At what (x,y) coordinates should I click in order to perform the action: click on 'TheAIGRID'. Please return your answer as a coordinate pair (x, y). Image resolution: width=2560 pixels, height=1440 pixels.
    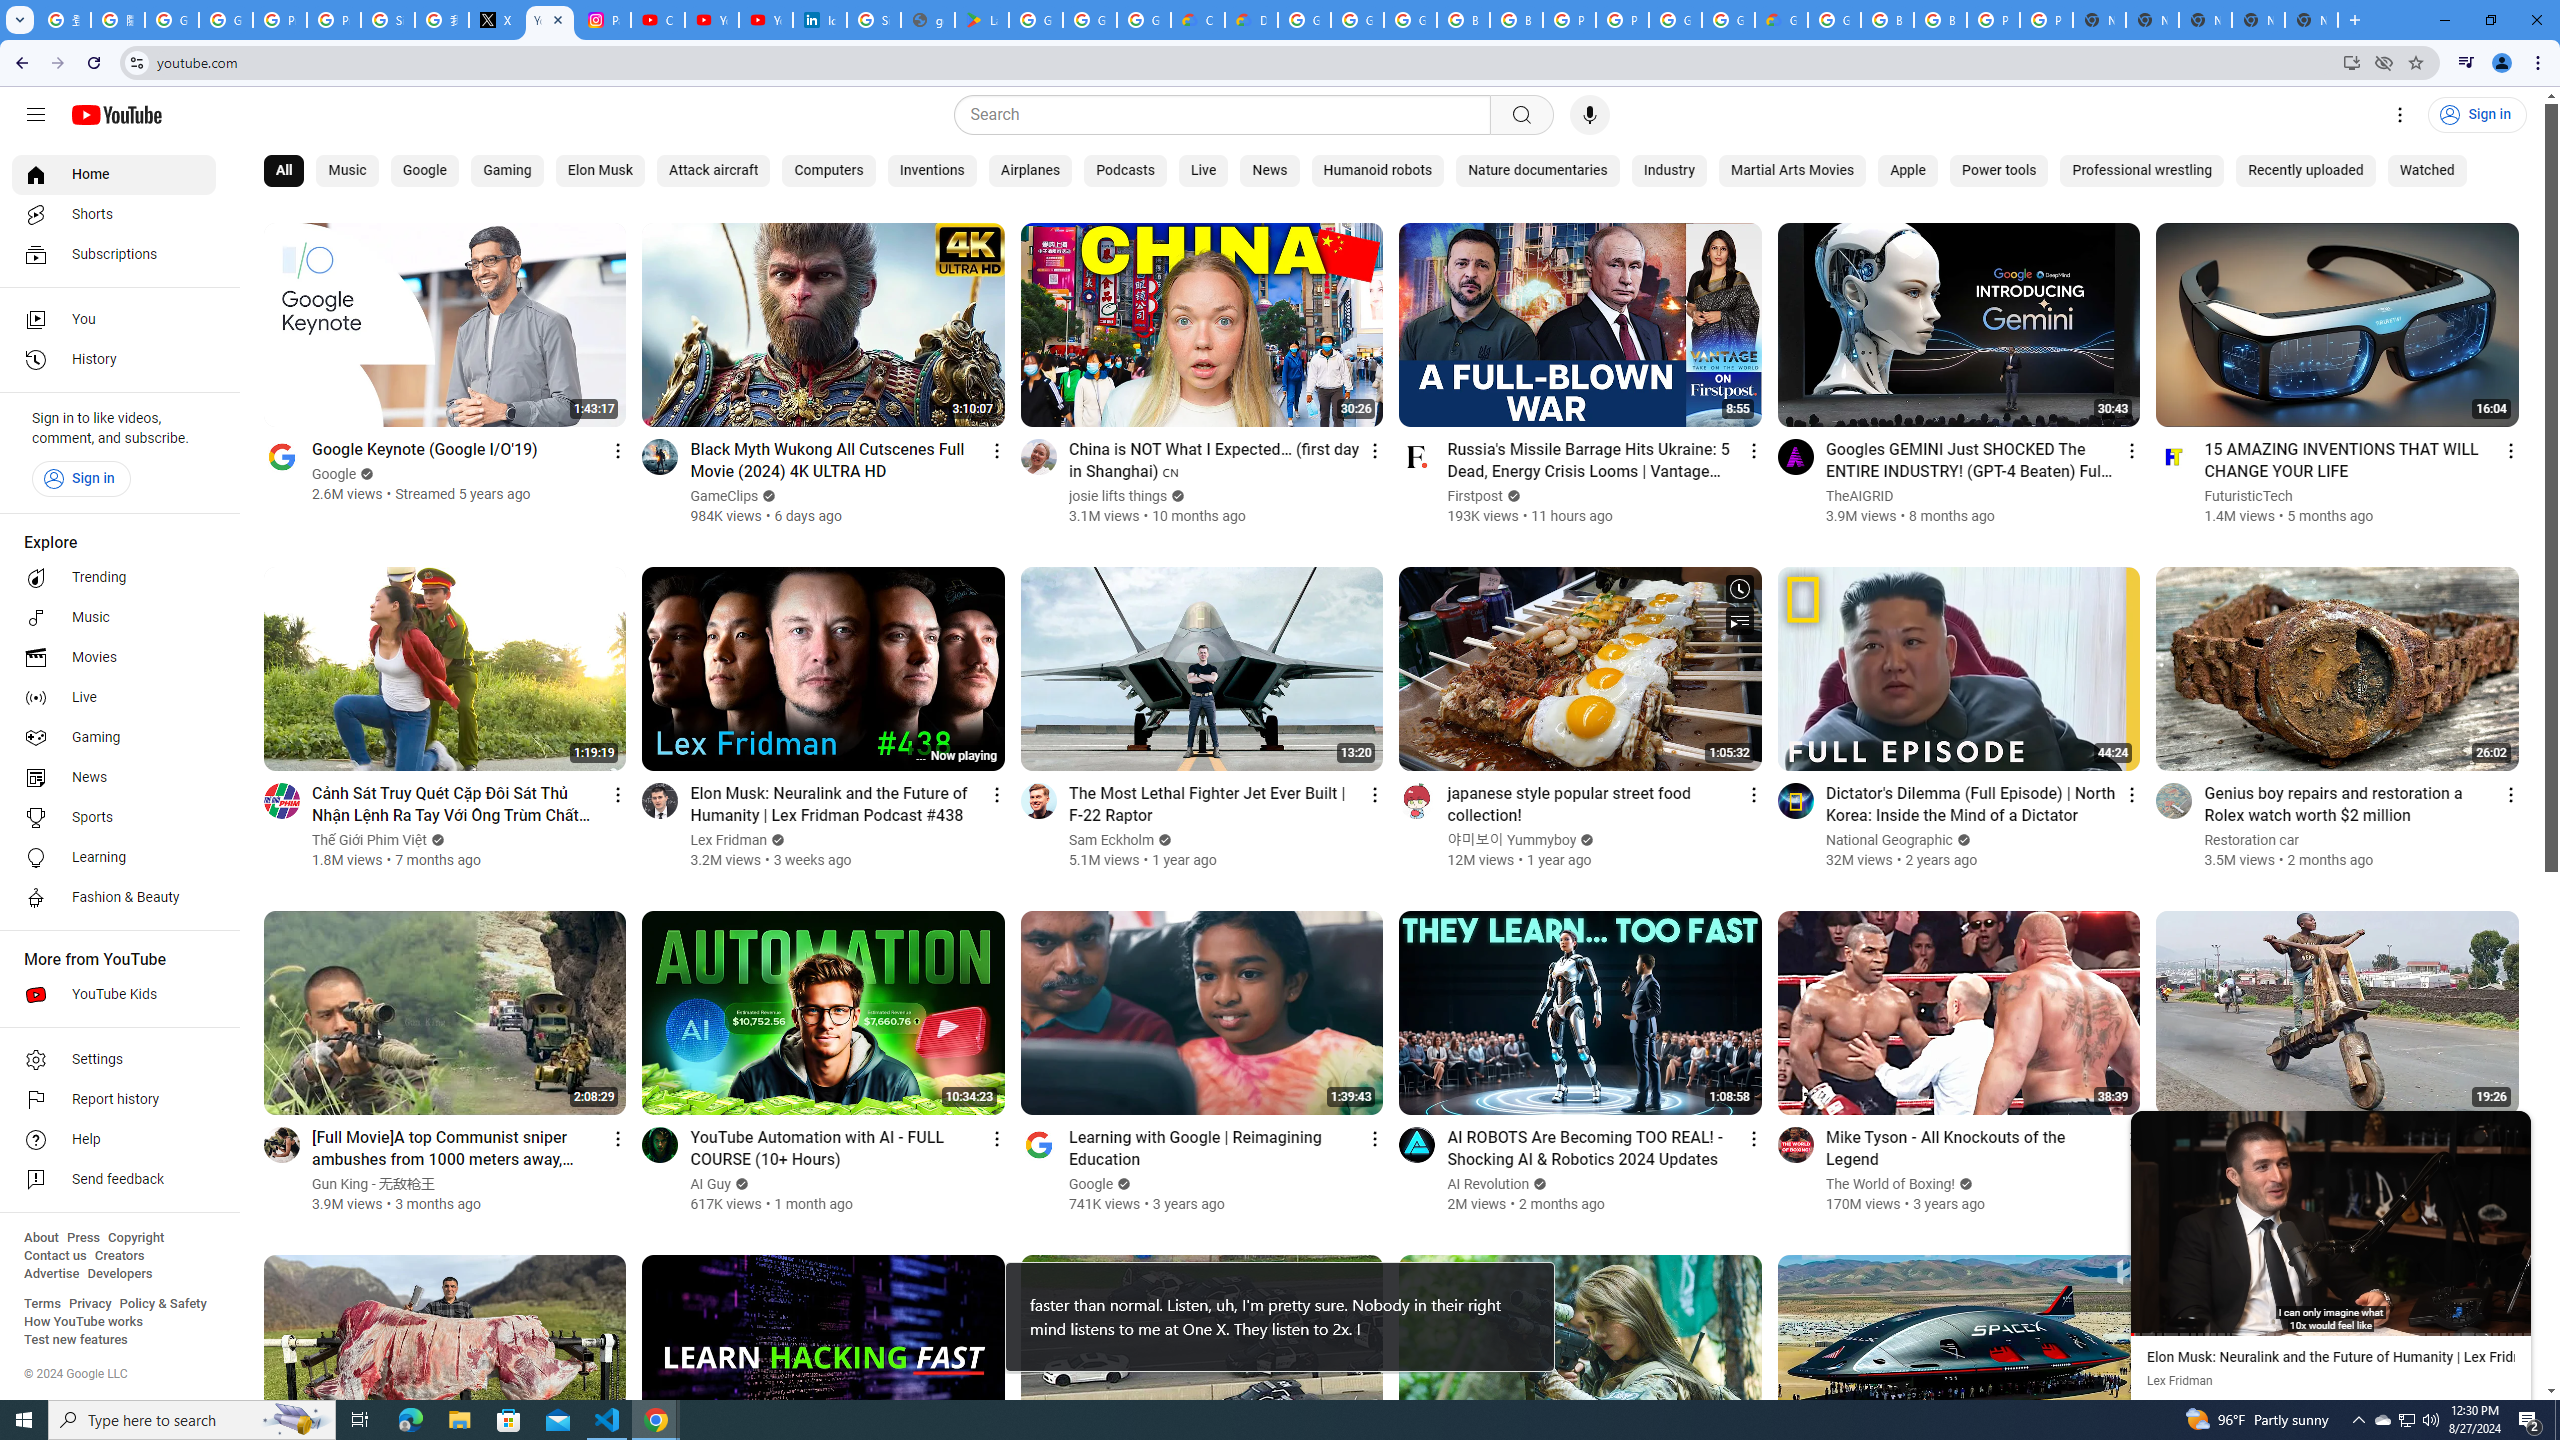
    Looking at the image, I should click on (1858, 495).